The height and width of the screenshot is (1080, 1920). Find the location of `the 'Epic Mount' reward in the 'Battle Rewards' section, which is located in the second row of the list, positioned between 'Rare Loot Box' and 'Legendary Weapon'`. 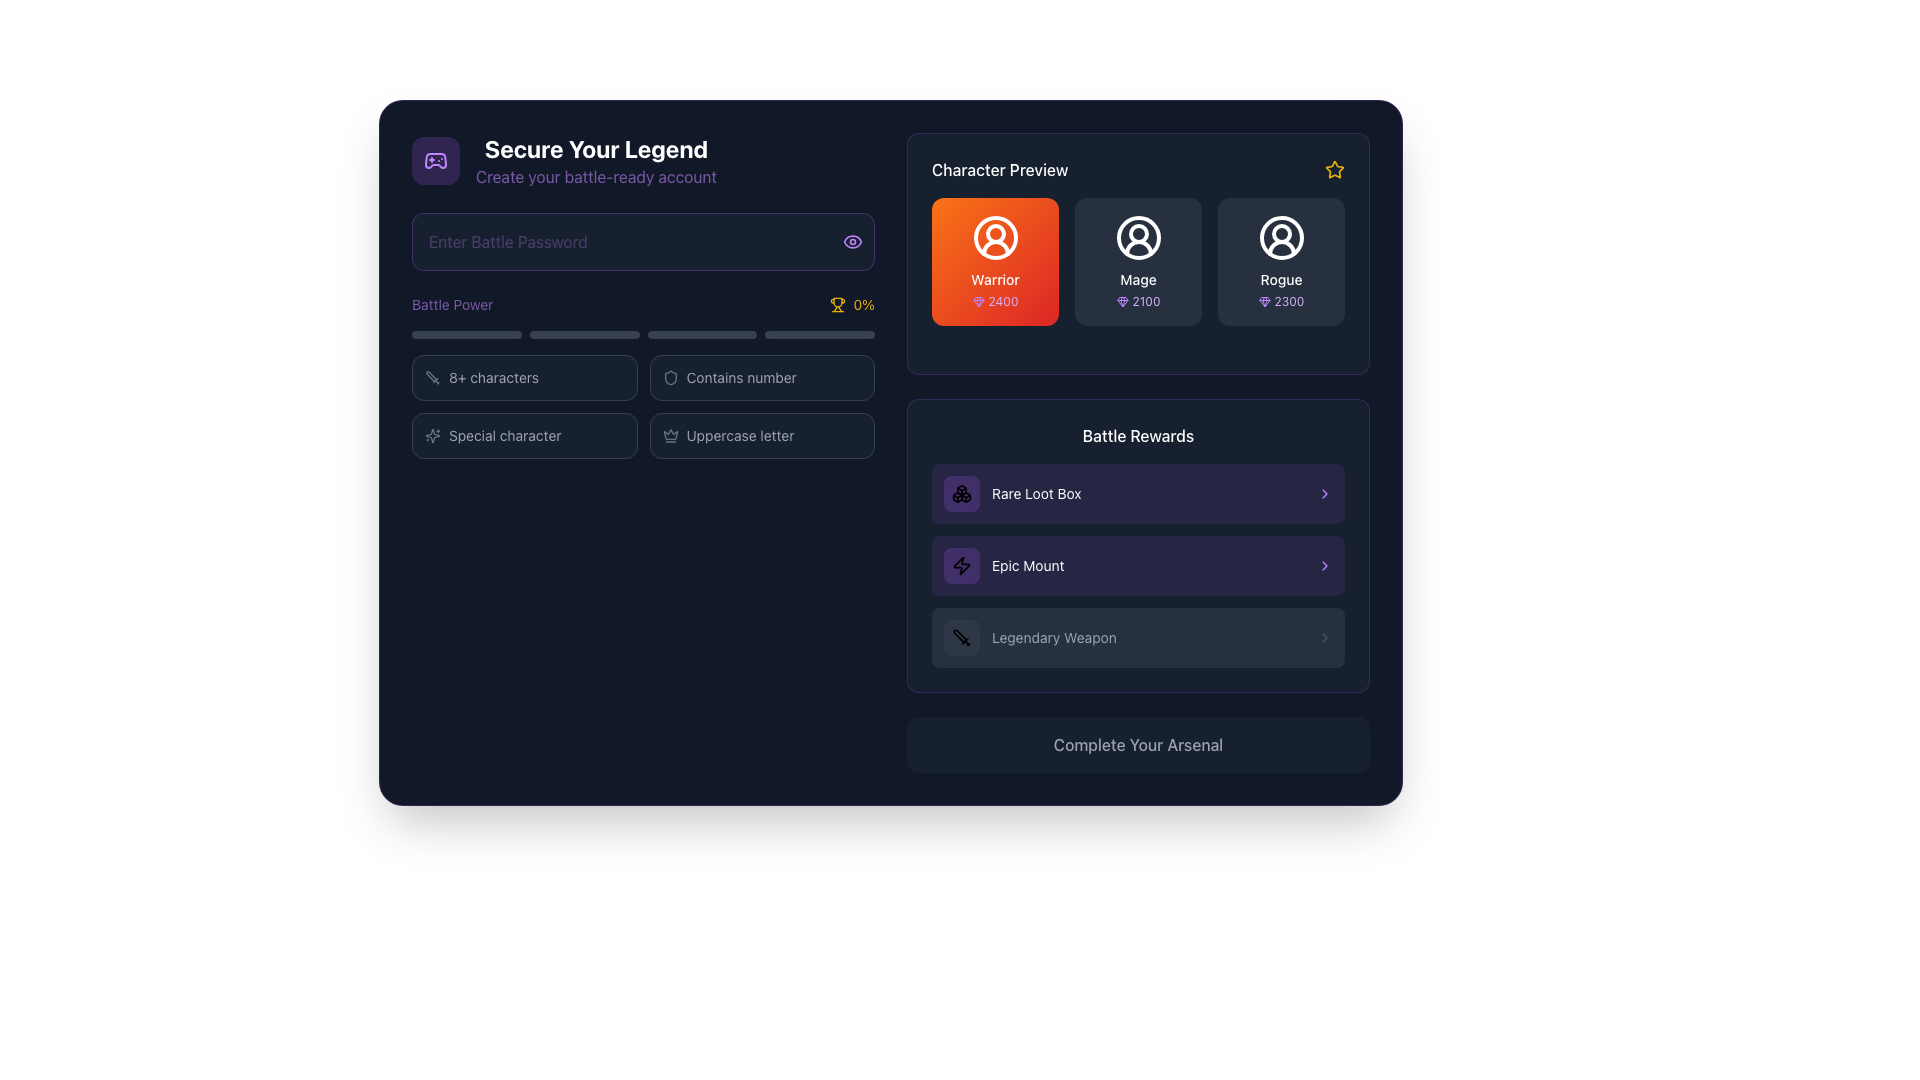

the 'Epic Mount' reward in the 'Battle Rewards' section, which is located in the second row of the list, positioned between 'Rare Loot Box' and 'Legendary Weapon' is located at coordinates (1138, 566).